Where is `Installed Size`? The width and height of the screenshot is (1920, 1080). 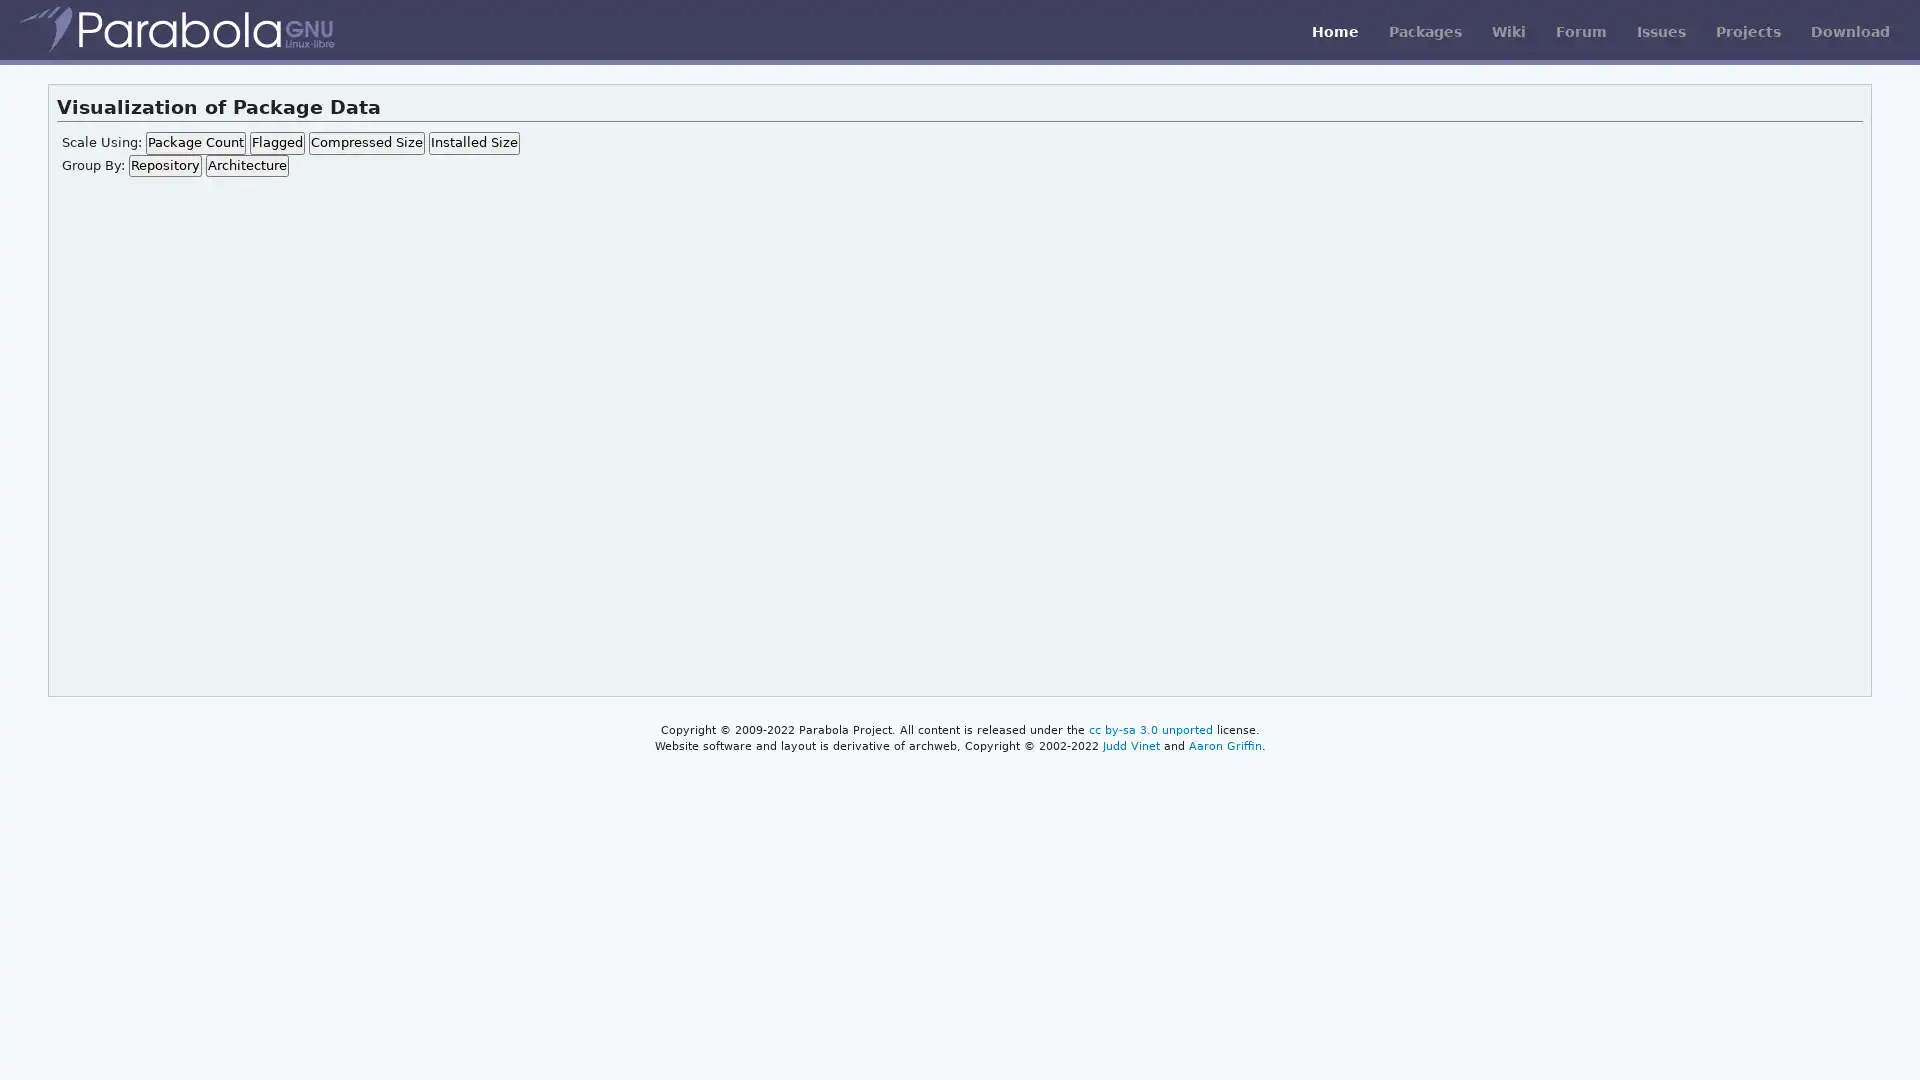 Installed Size is located at coordinates (472, 141).